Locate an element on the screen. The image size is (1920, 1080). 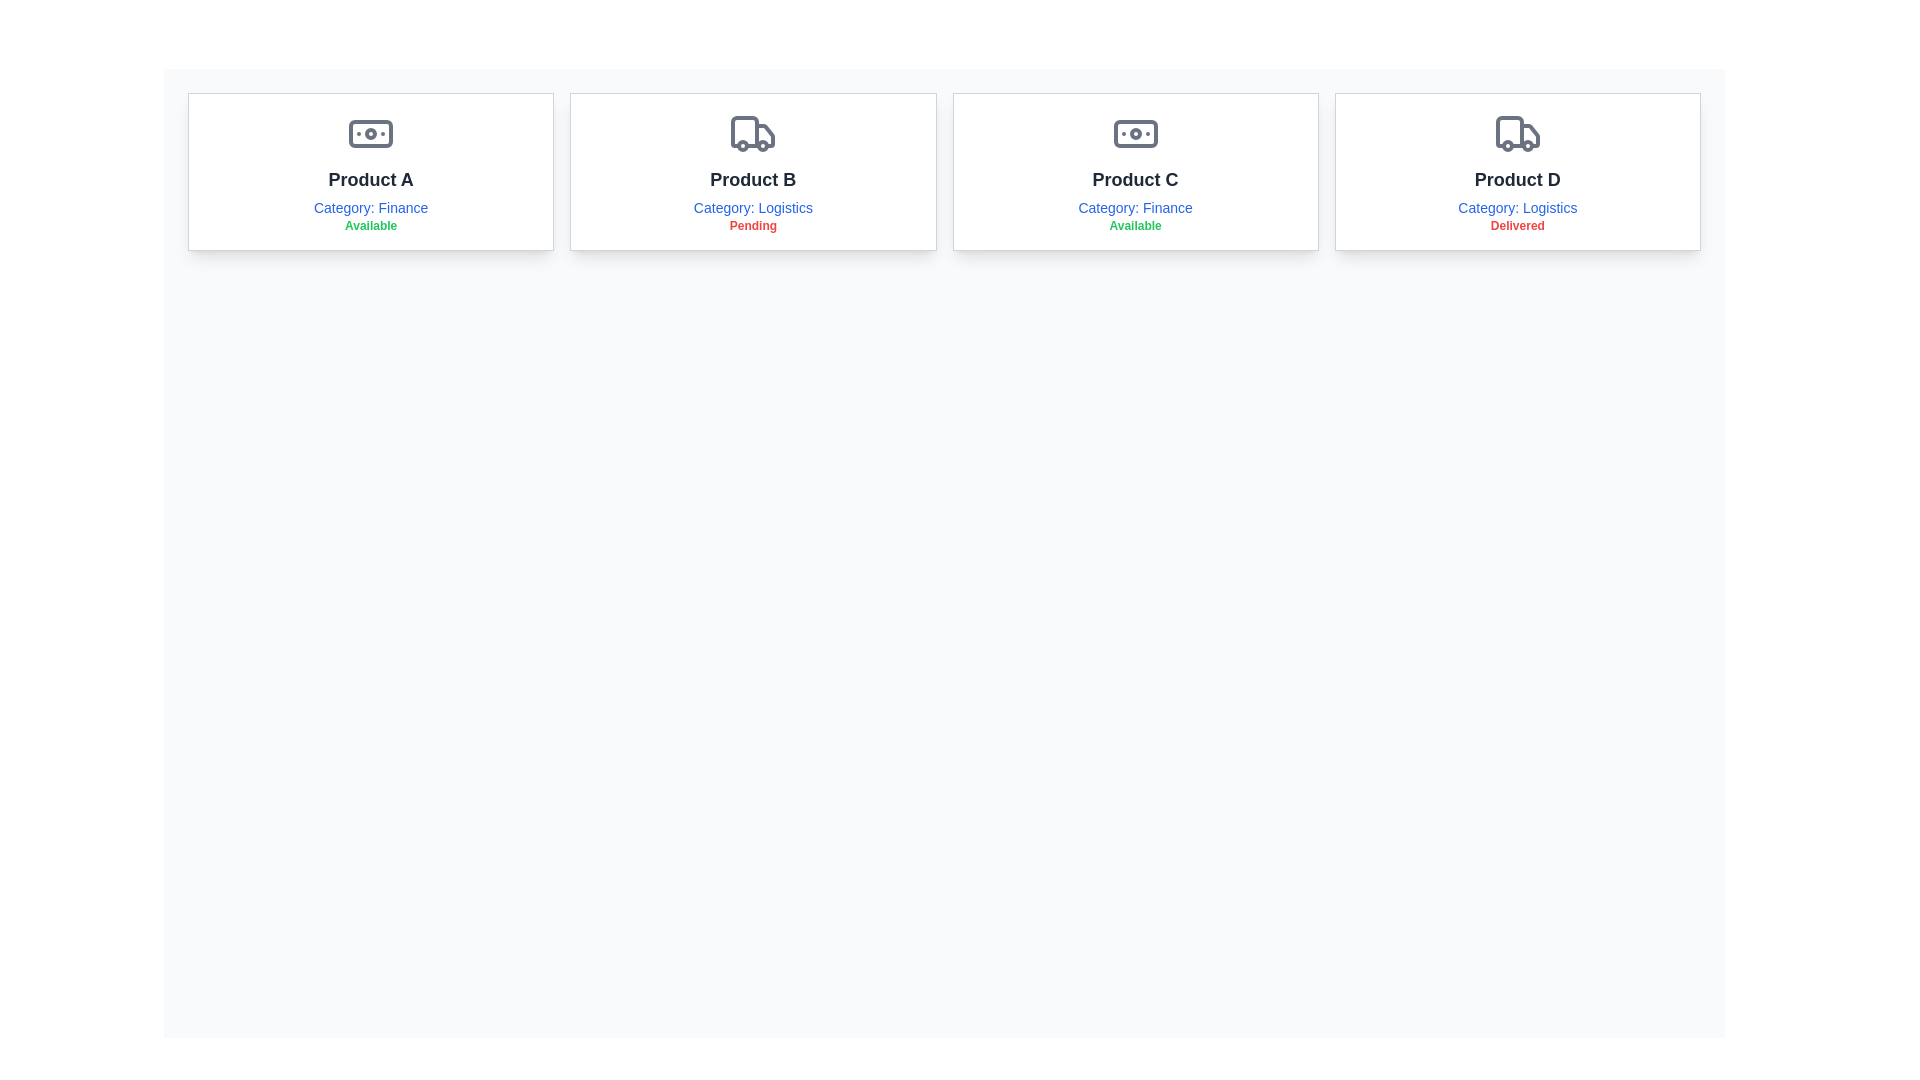
the leftmost product card in the grid layout is located at coordinates (371, 171).